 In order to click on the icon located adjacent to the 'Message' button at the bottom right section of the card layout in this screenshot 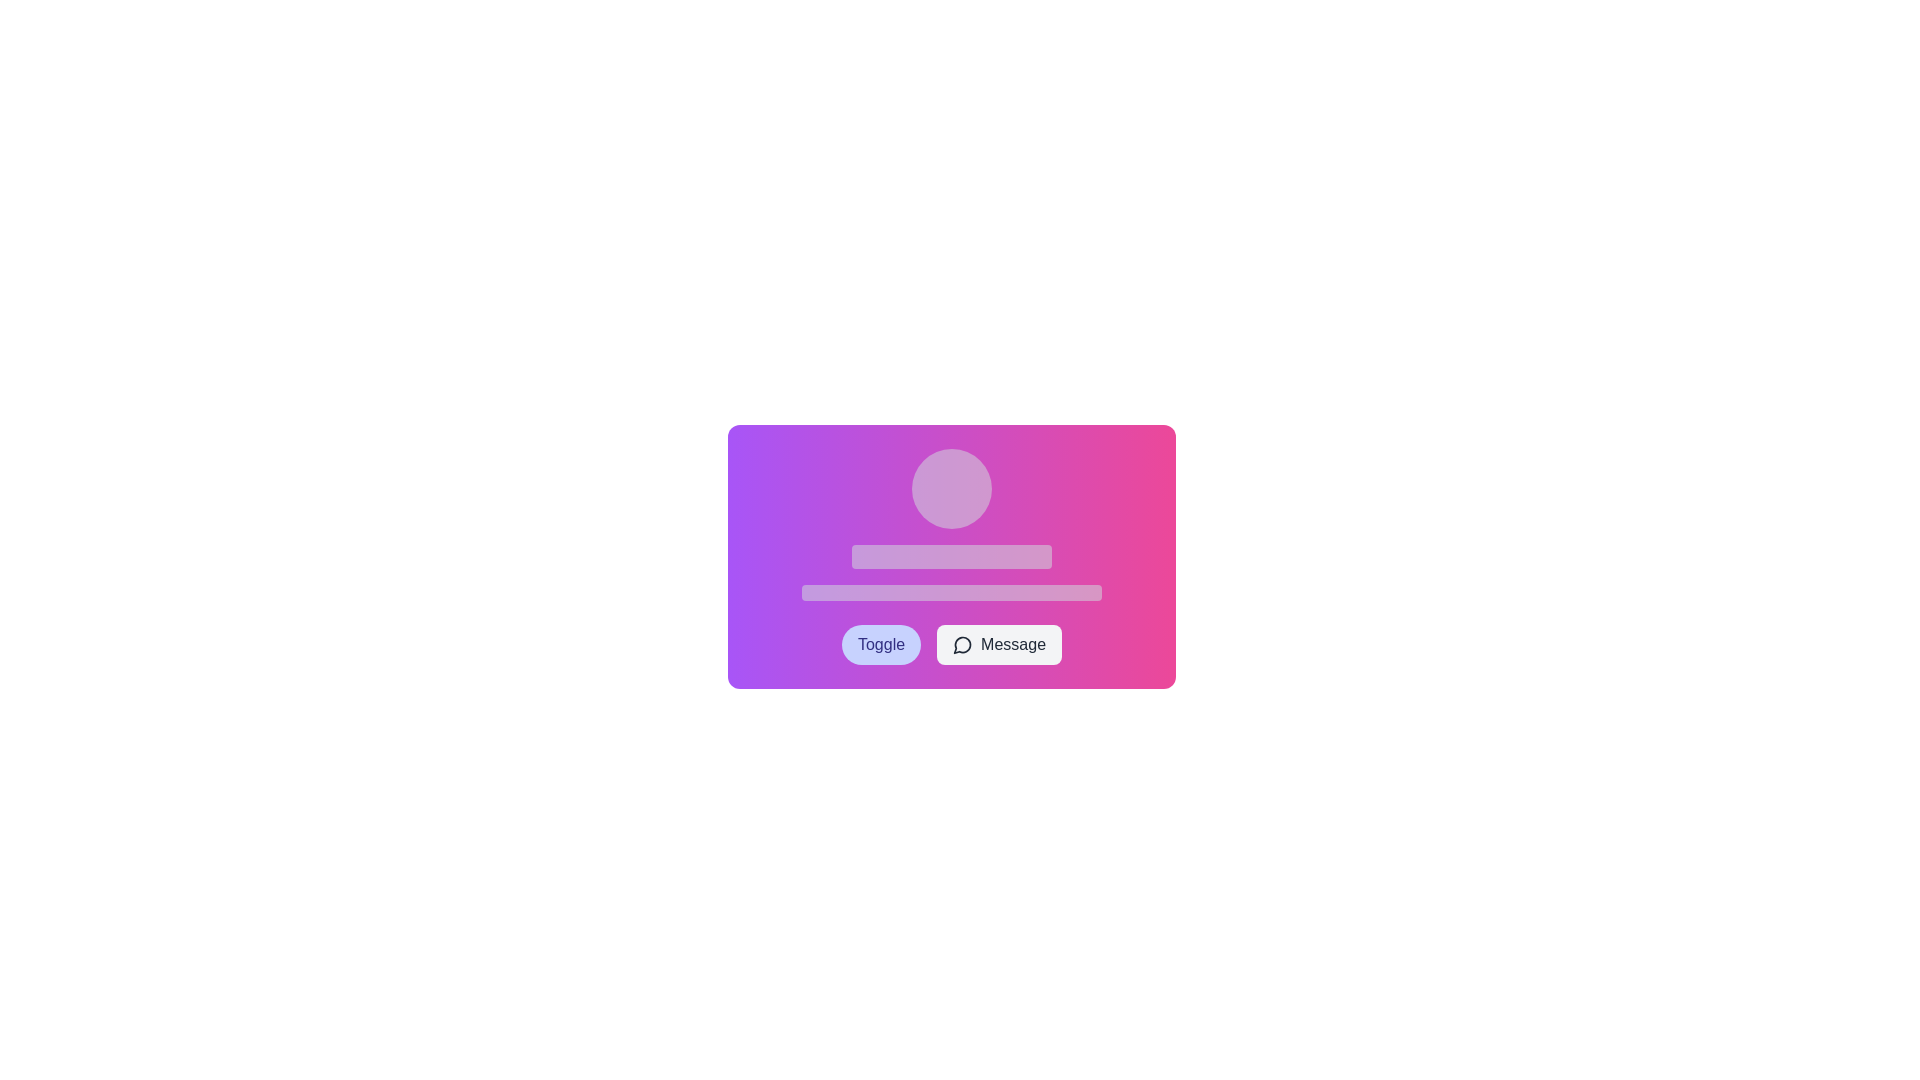, I will do `click(963, 644)`.